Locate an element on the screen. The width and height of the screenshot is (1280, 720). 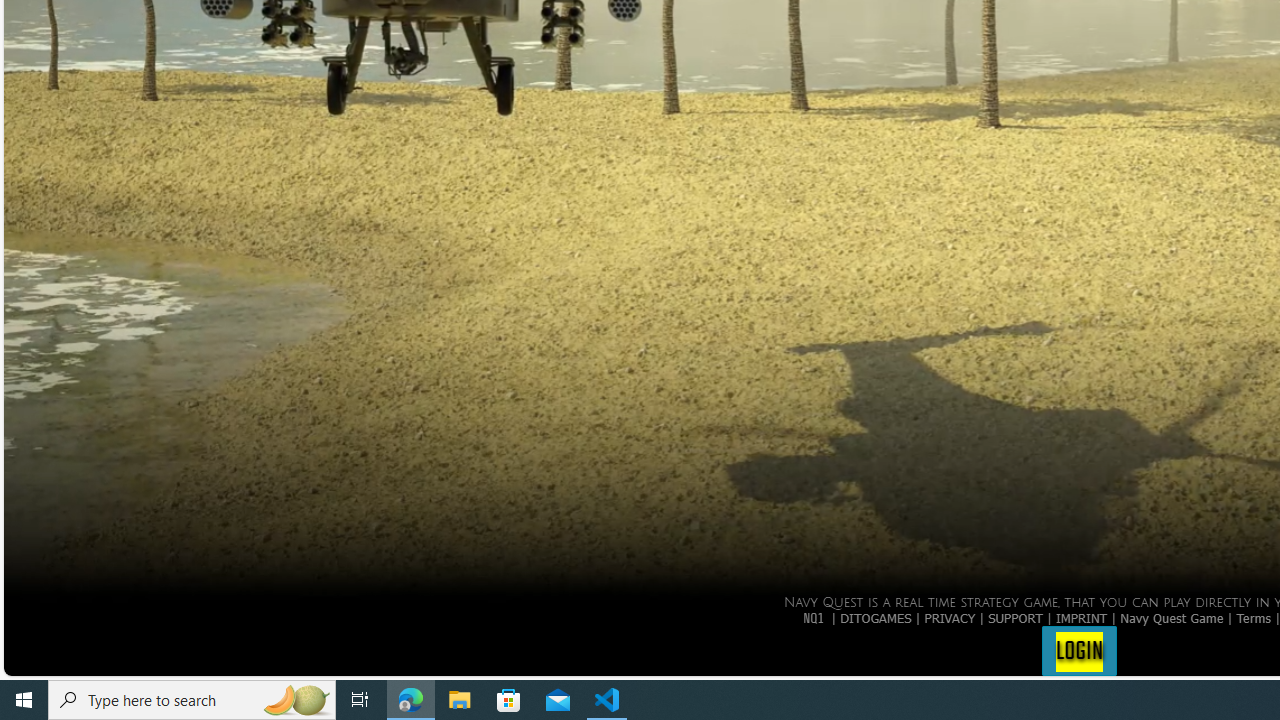
'Task View' is located at coordinates (359, 698).